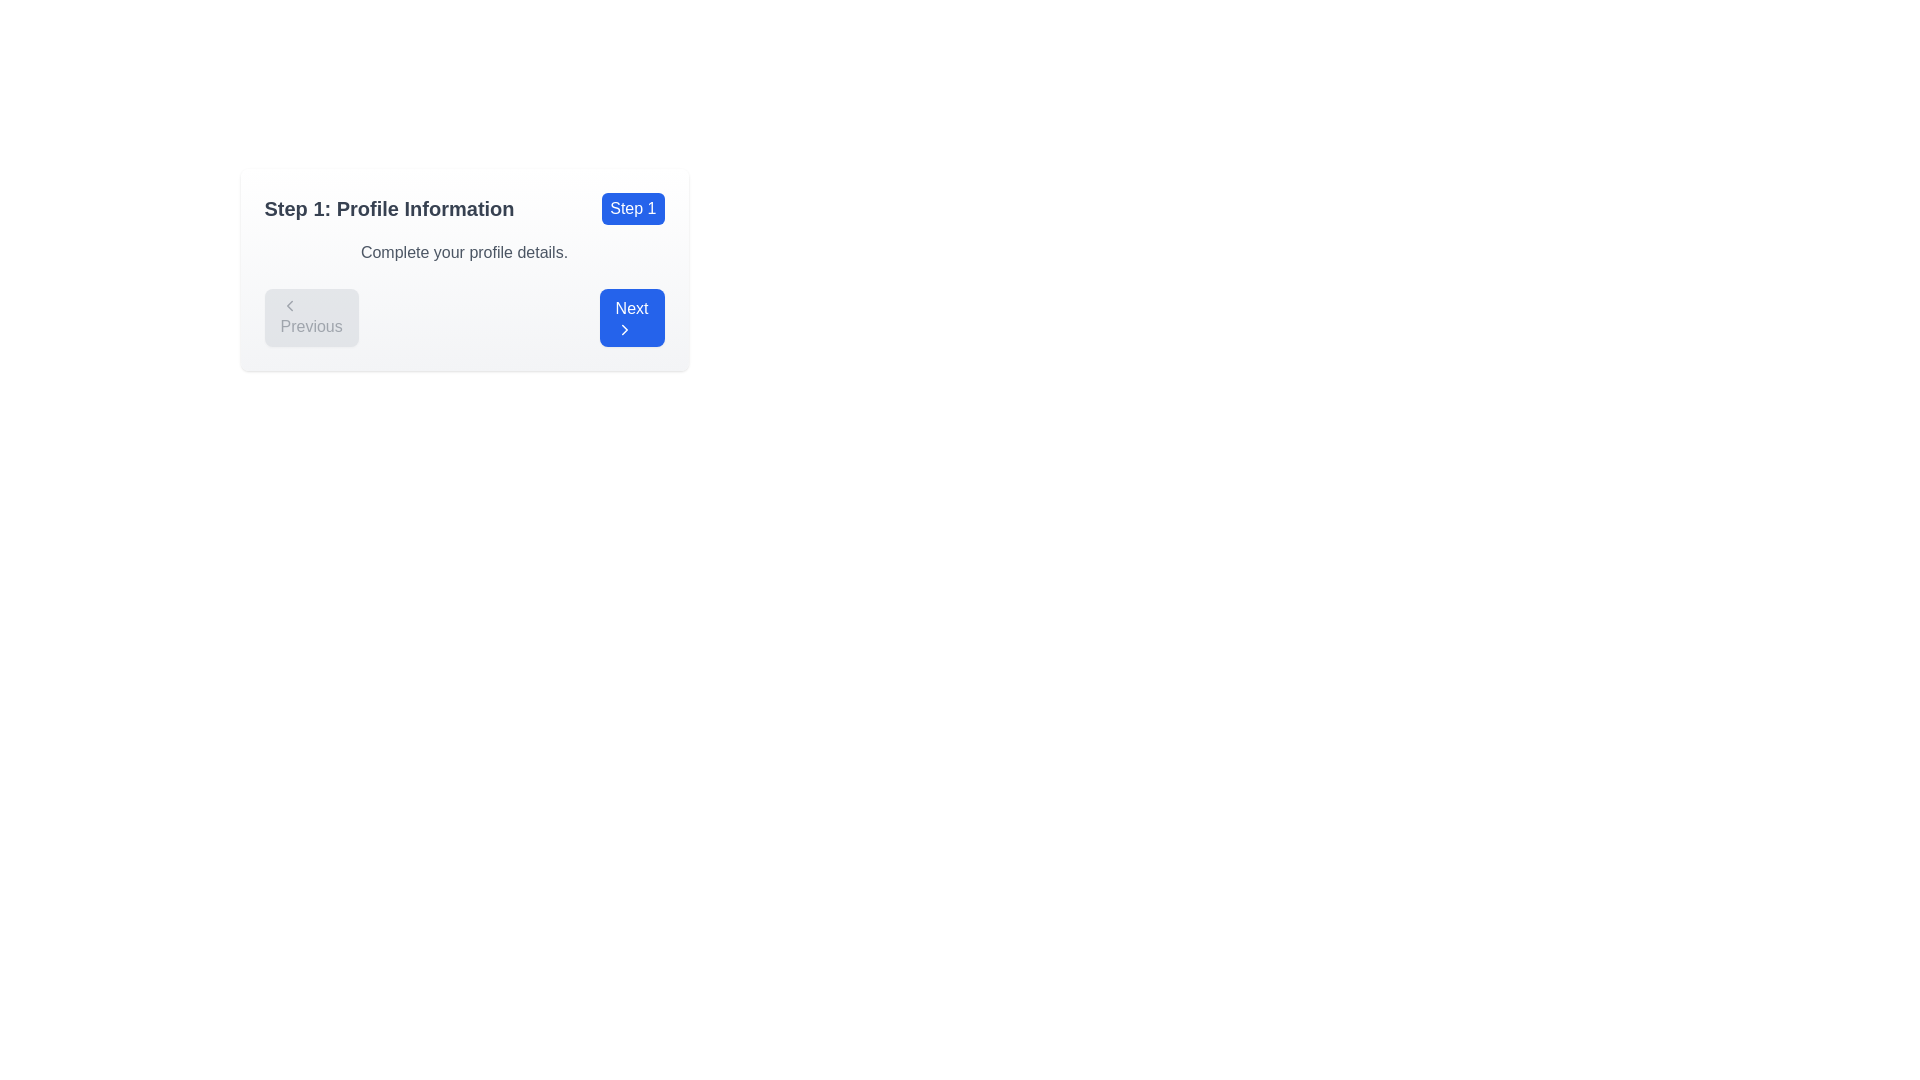 This screenshot has height=1080, width=1920. What do you see at coordinates (623, 329) in the screenshot?
I see `the icon within the 'Next' button located in the bottom-right area of the card to proceed to the next step` at bounding box center [623, 329].